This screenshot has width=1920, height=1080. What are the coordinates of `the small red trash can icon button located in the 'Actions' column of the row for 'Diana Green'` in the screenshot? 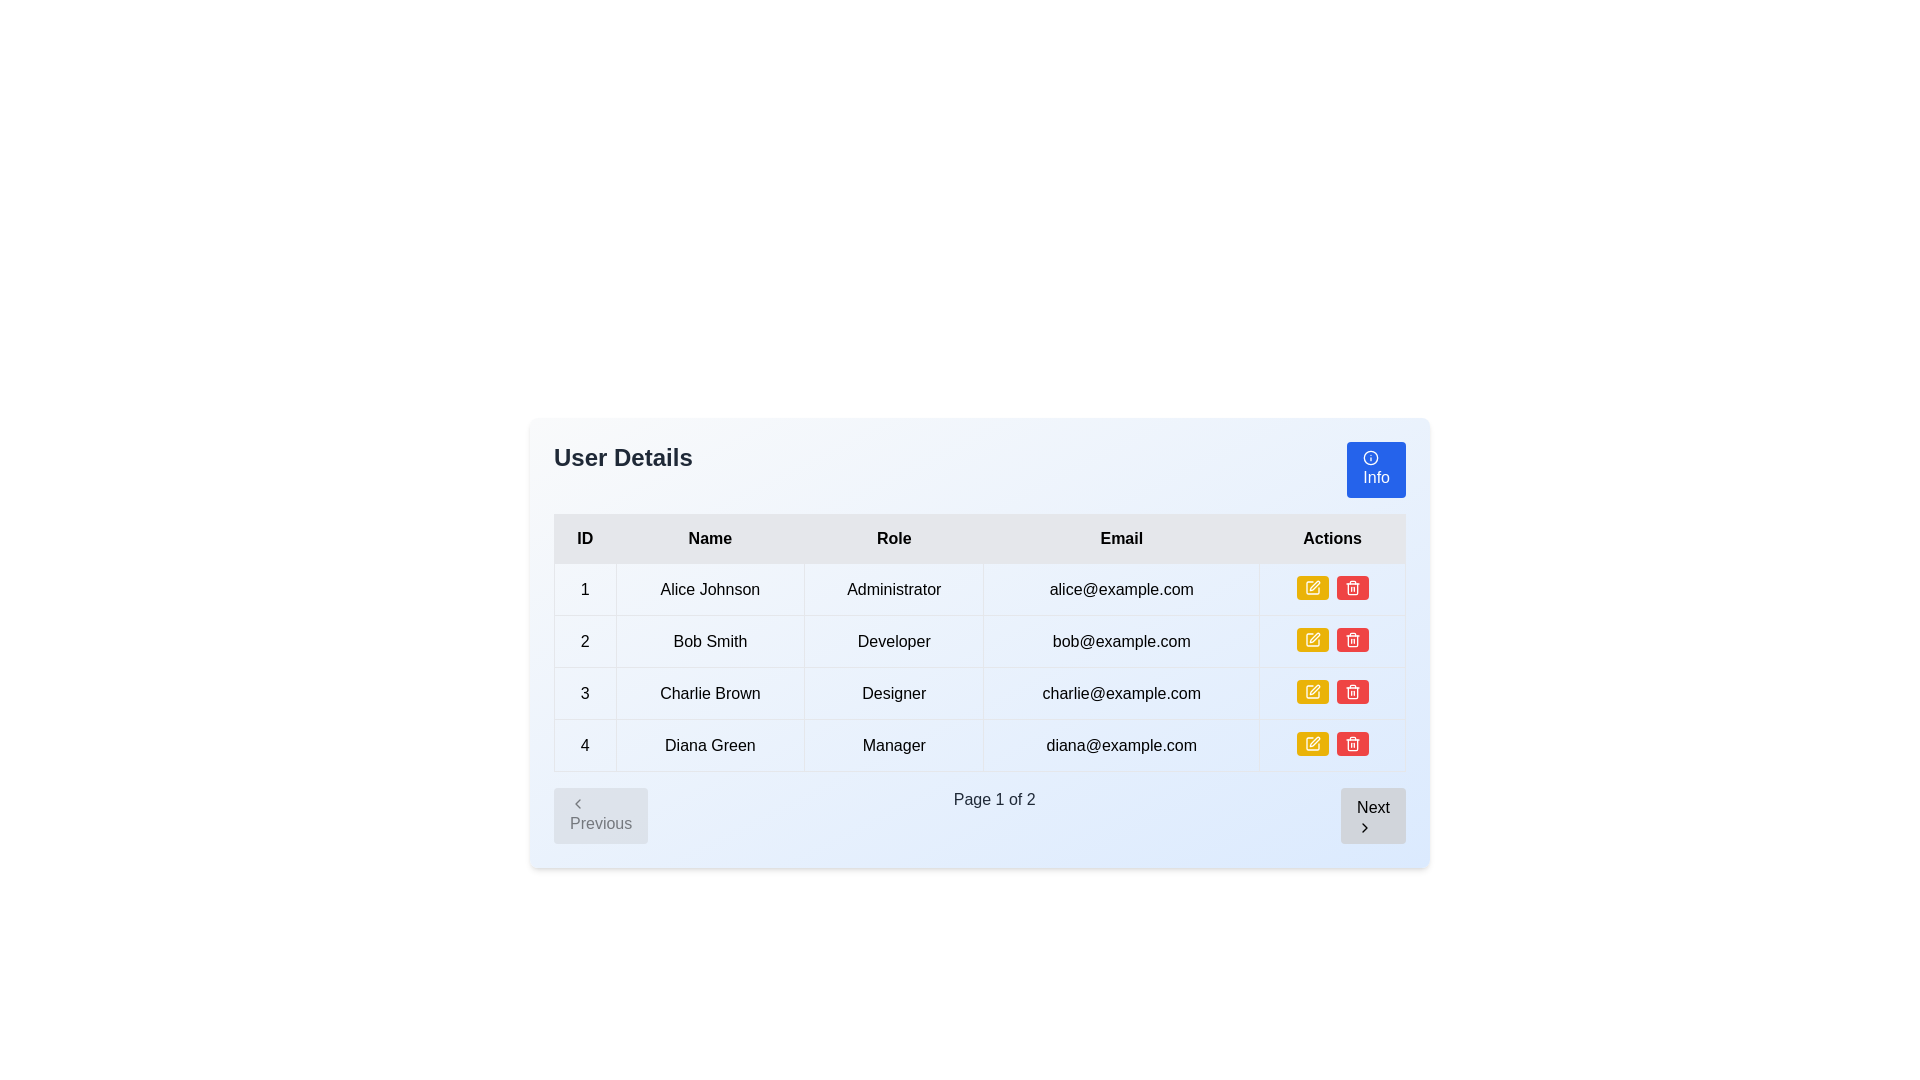 It's located at (1352, 744).